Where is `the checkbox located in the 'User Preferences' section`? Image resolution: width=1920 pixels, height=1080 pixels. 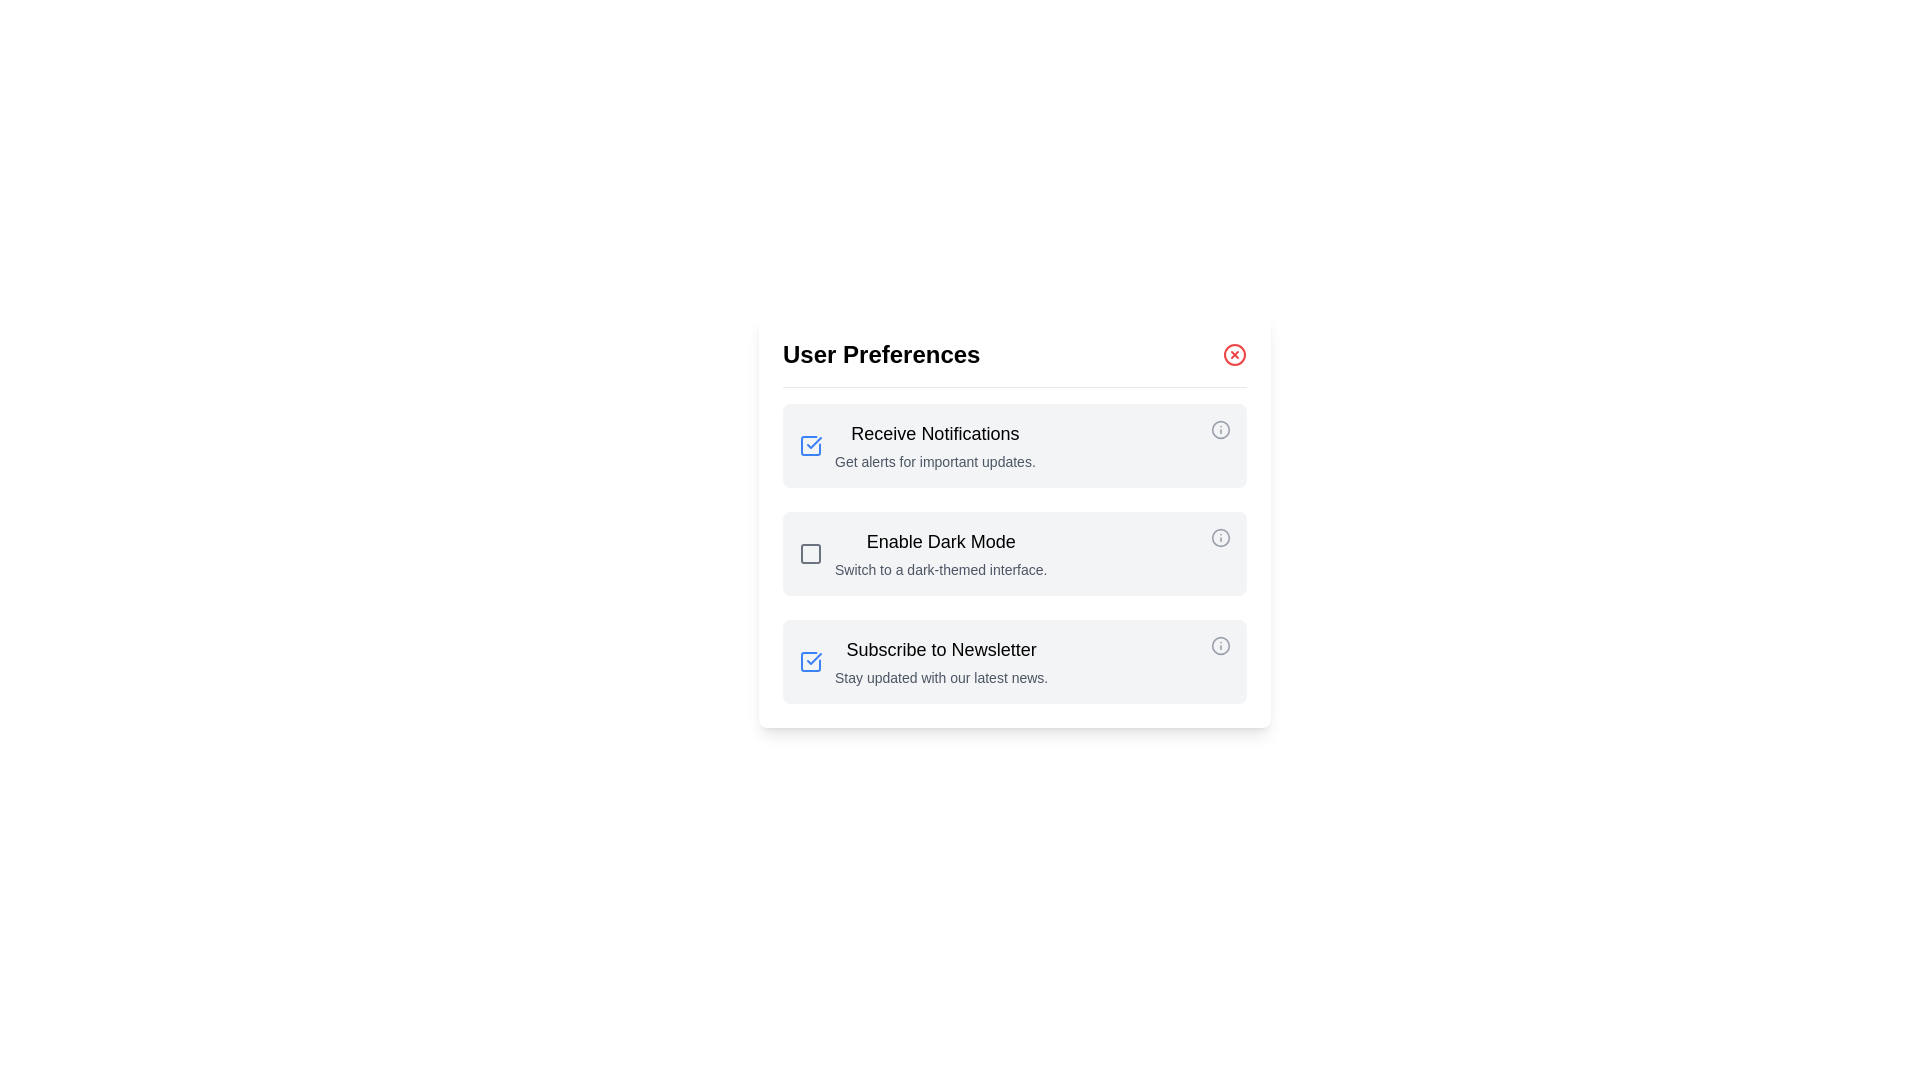 the checkbox located in the 'User Preferences' section is located at coordinates (816, 554).